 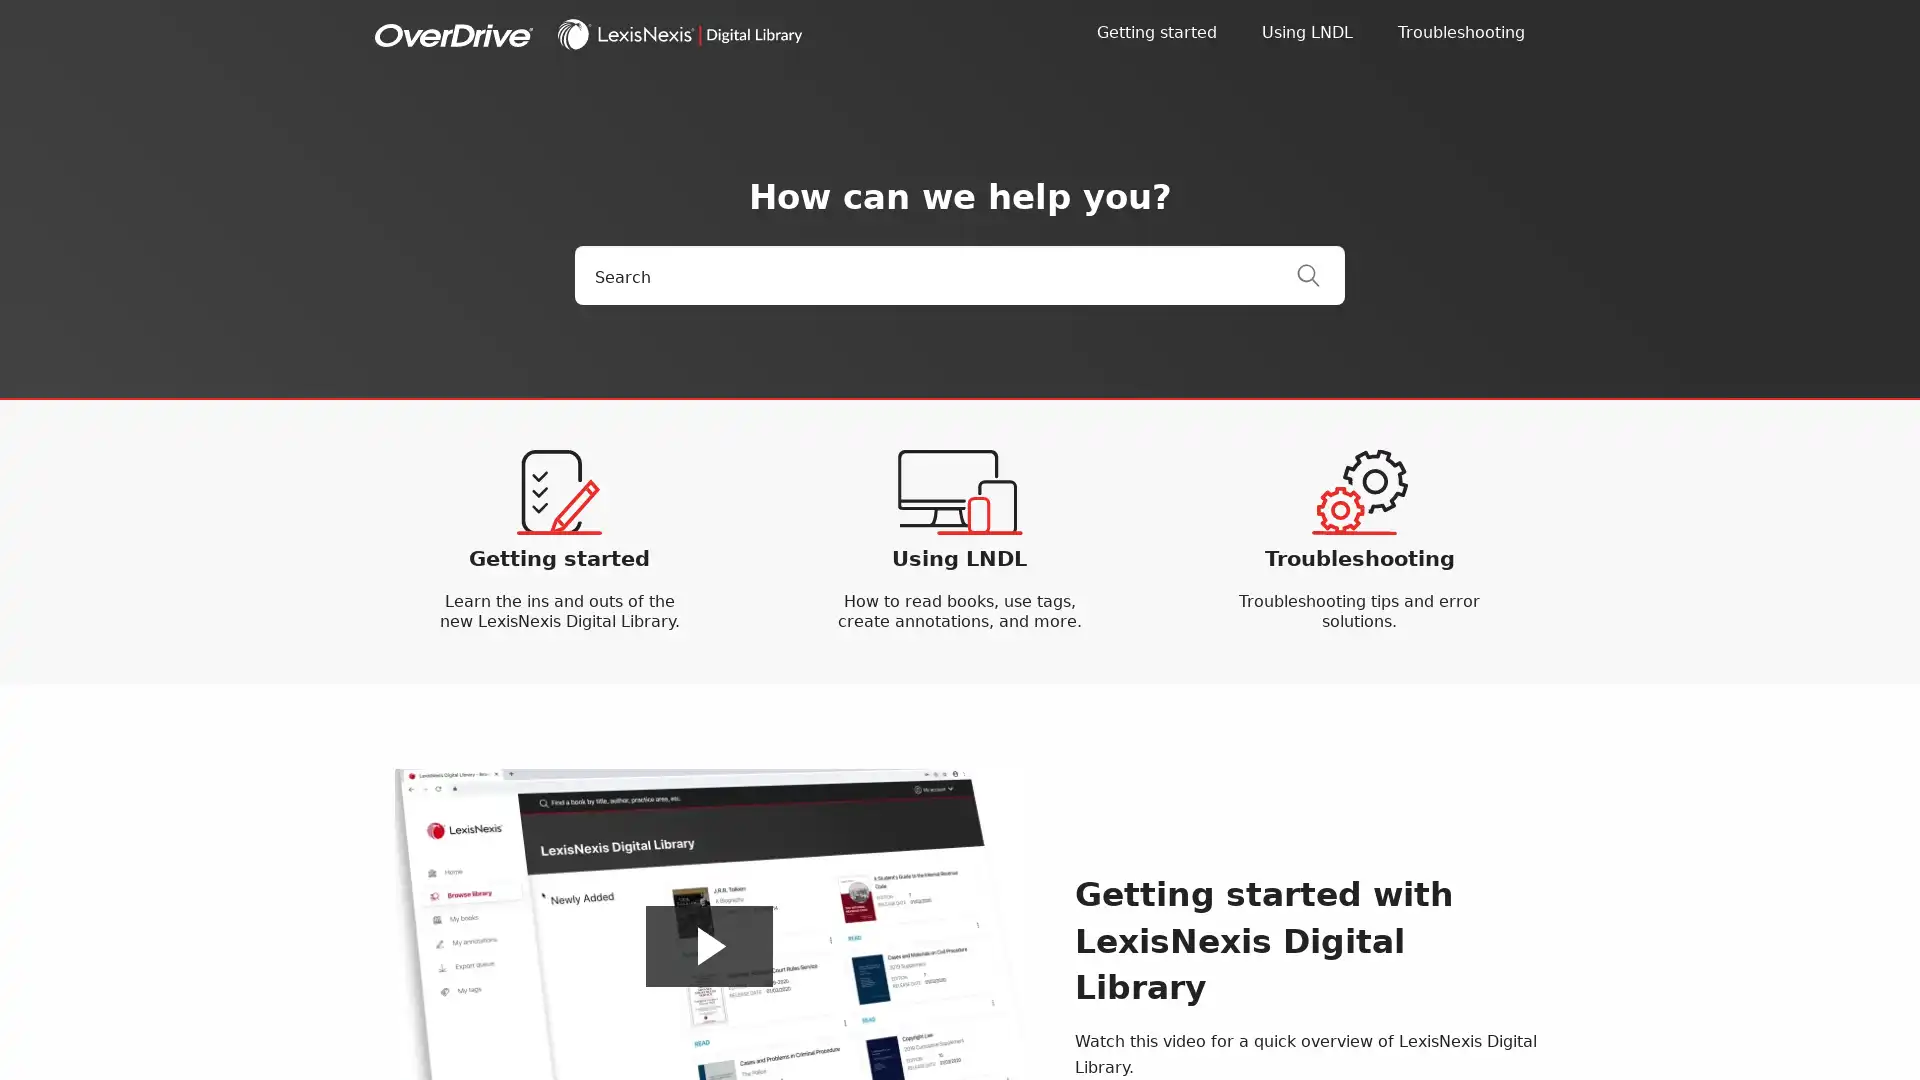 What do you see at coordinates (1320, 275) in the screenshot?
I see `Search` at bounding box center [1320, 275].